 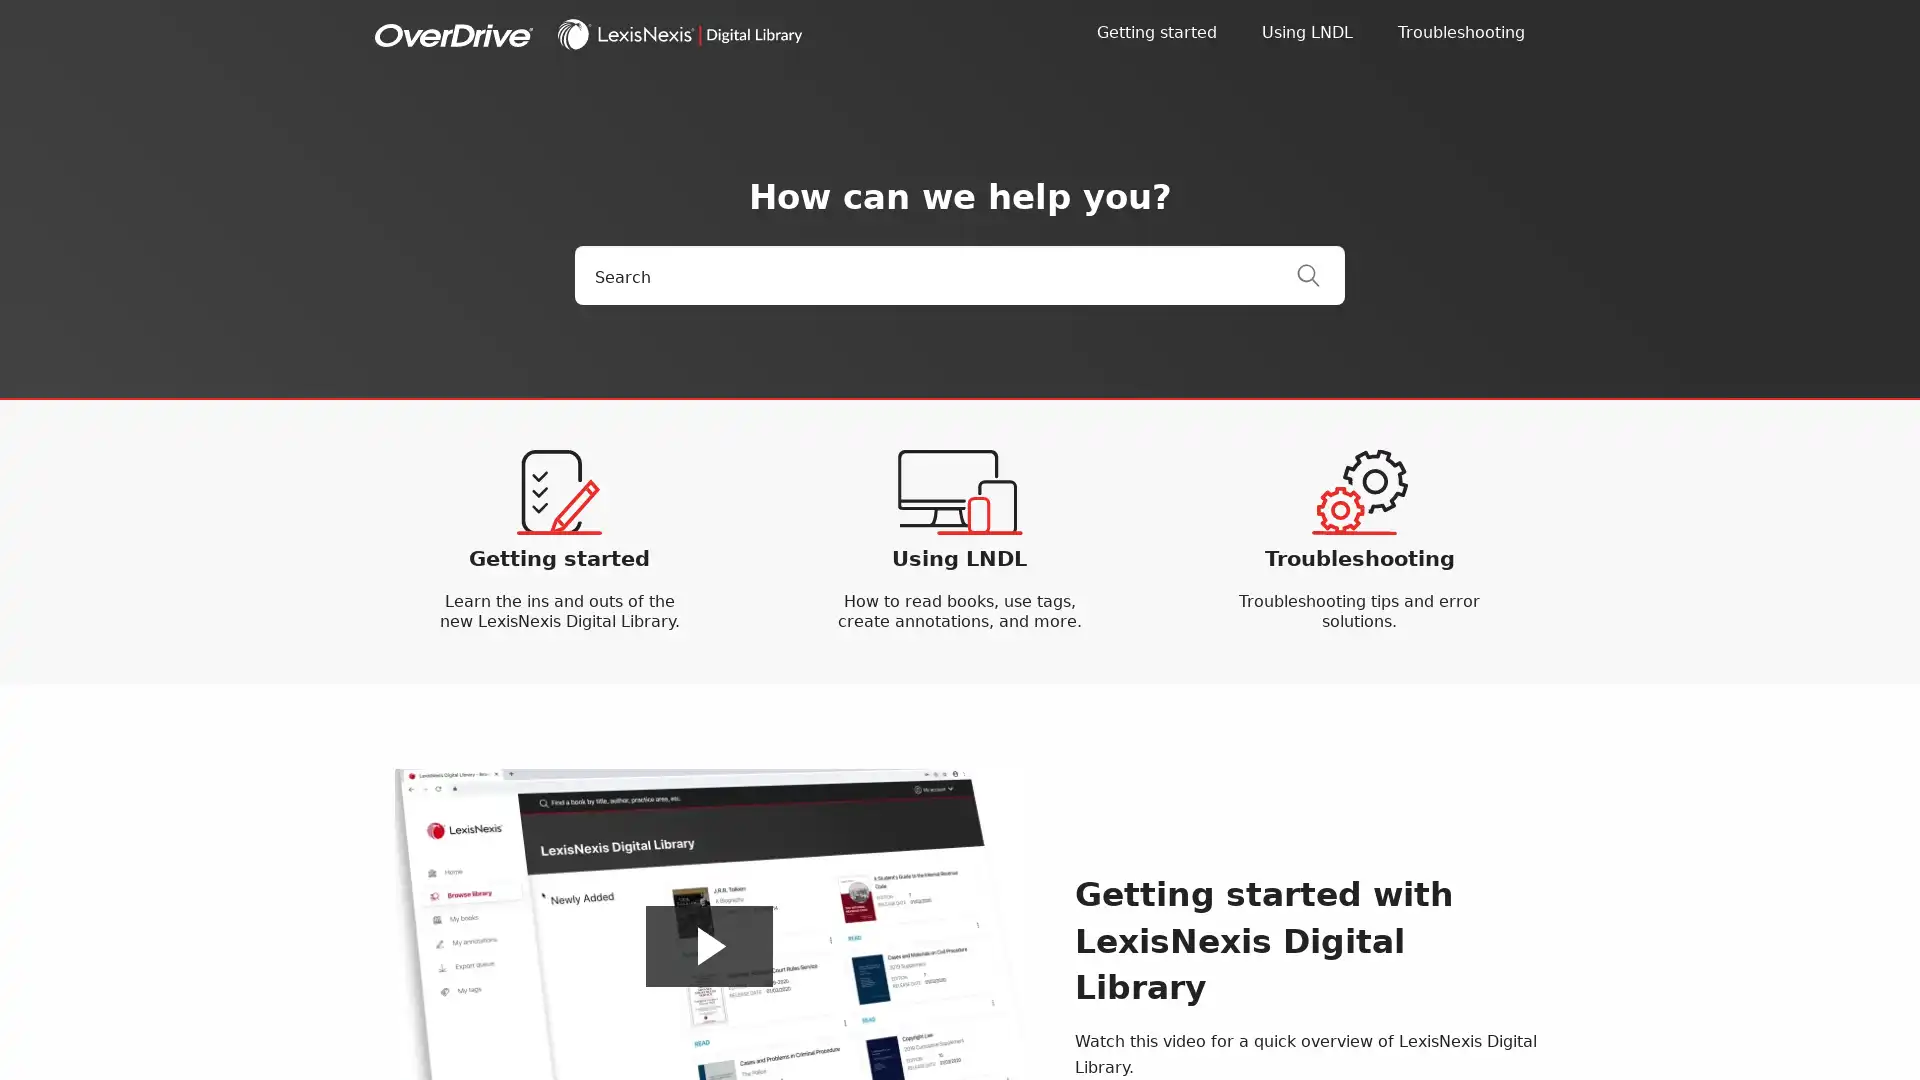 What do you see at coordinates (1320, 275) in the screenshot?
I see `Search` at bounding box center [1320, 275].